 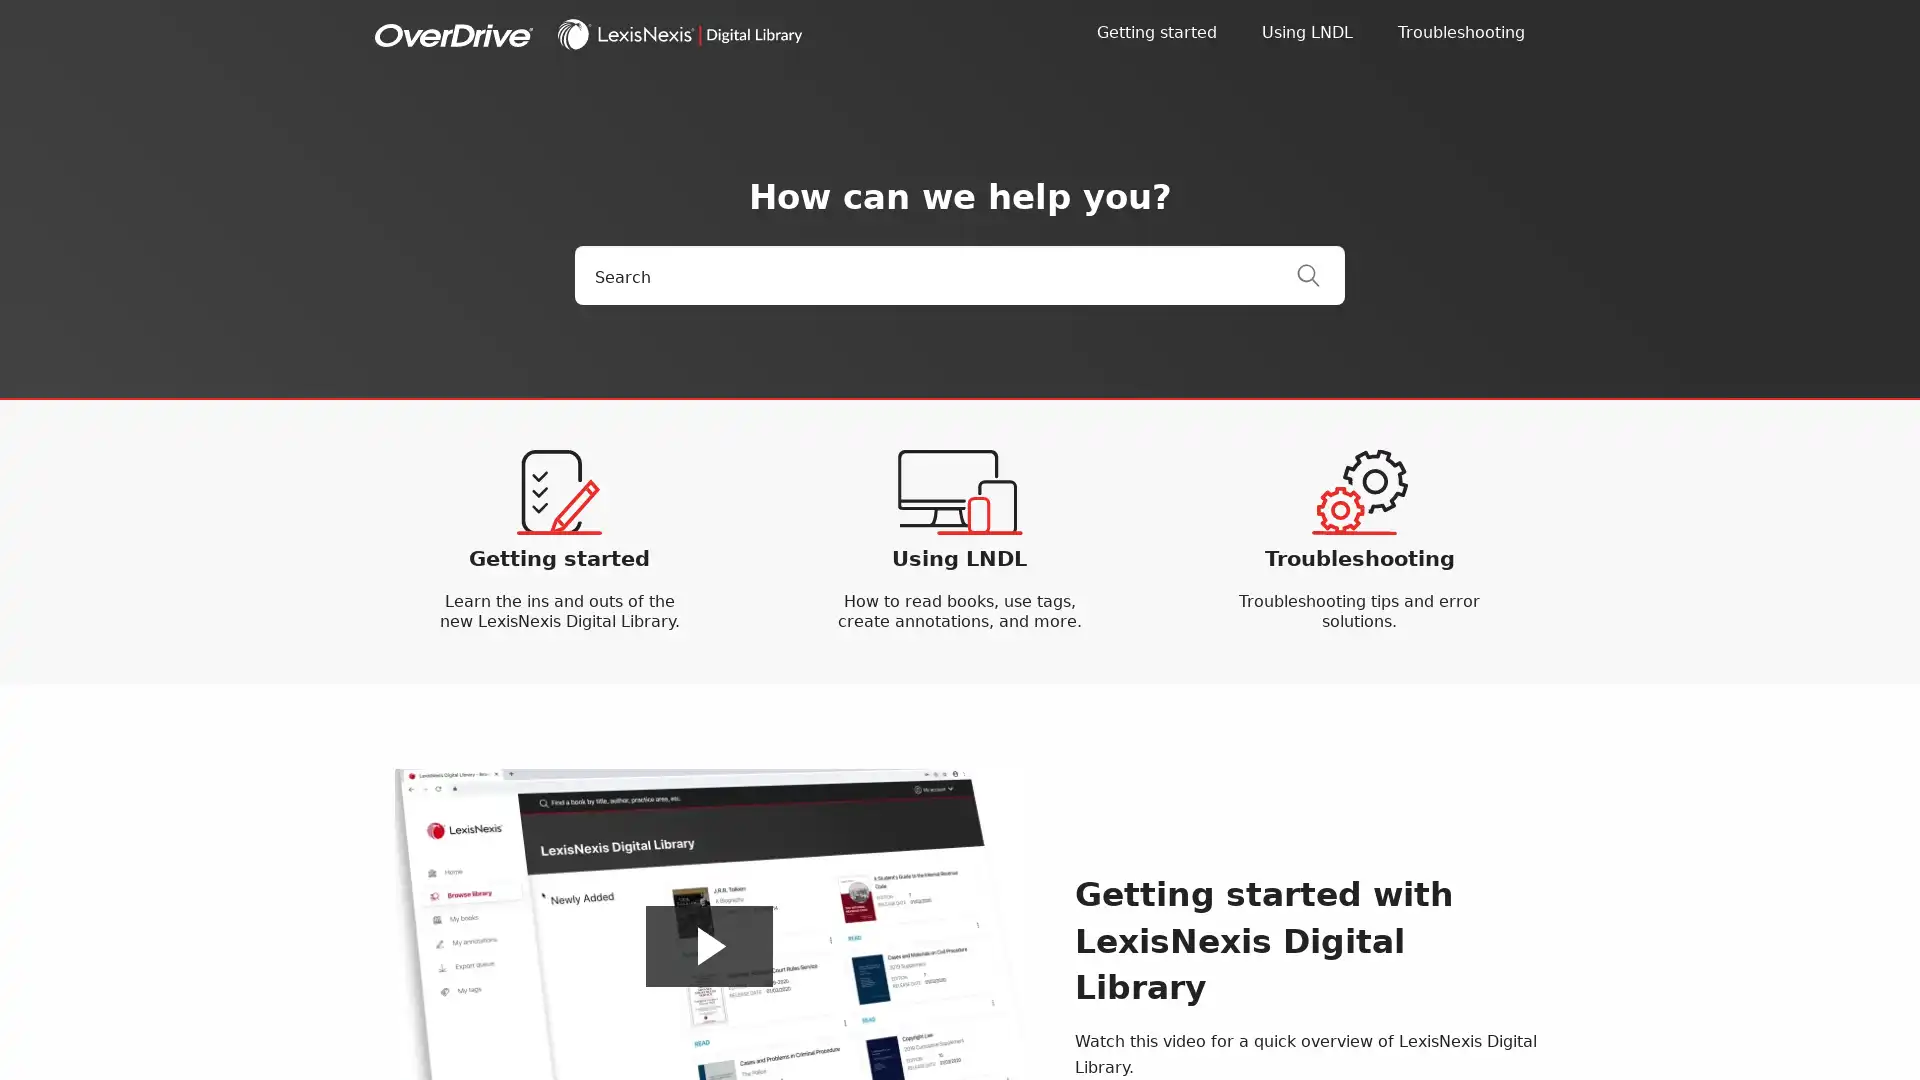 What do you see at coordinates (1320, 275) in the screenshot?
I see `Search` at bounding box center [1320, 275].